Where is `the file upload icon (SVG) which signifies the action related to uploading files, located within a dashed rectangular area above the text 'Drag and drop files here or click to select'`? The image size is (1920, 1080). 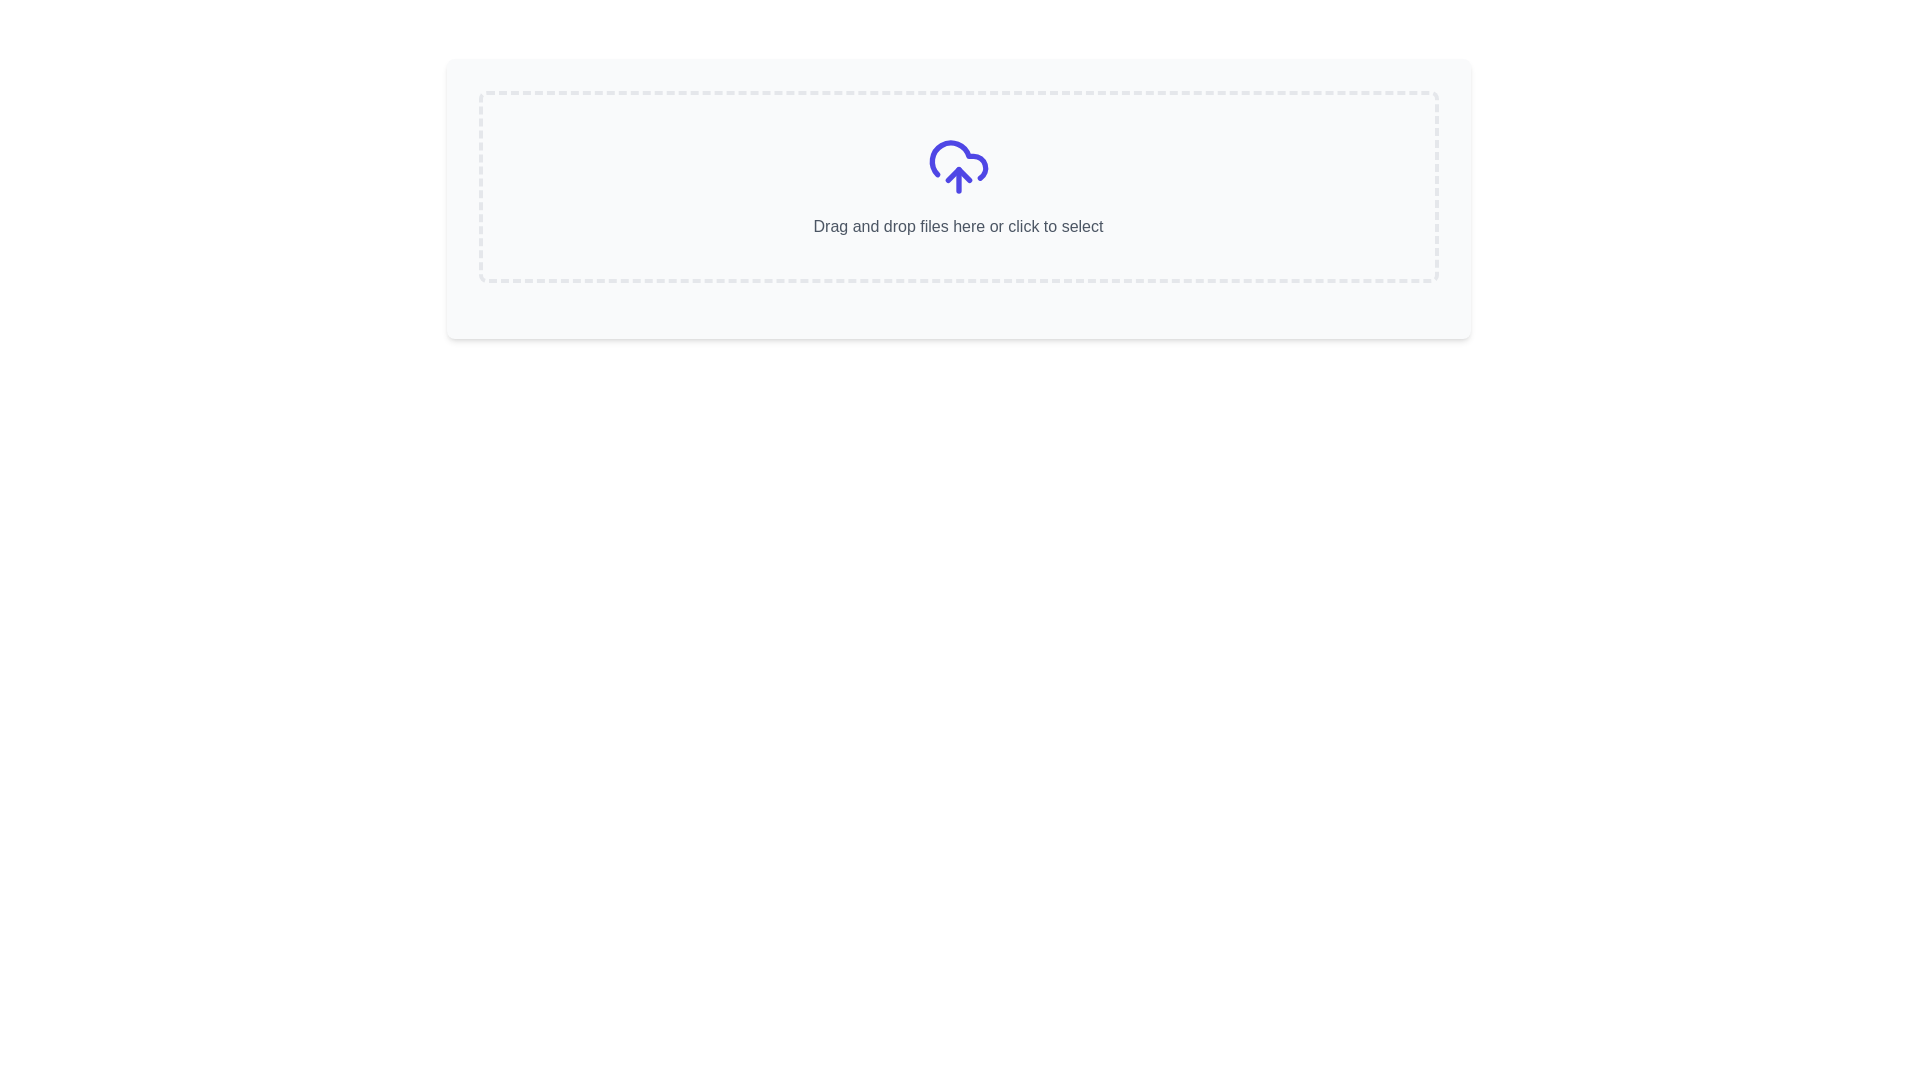 the file upload icon (SVG) which signifies the action related to uploading files, located within a dashed rectangular area above the text 'Drag and drop files here or click to select' is located at coordinates (957, 165).